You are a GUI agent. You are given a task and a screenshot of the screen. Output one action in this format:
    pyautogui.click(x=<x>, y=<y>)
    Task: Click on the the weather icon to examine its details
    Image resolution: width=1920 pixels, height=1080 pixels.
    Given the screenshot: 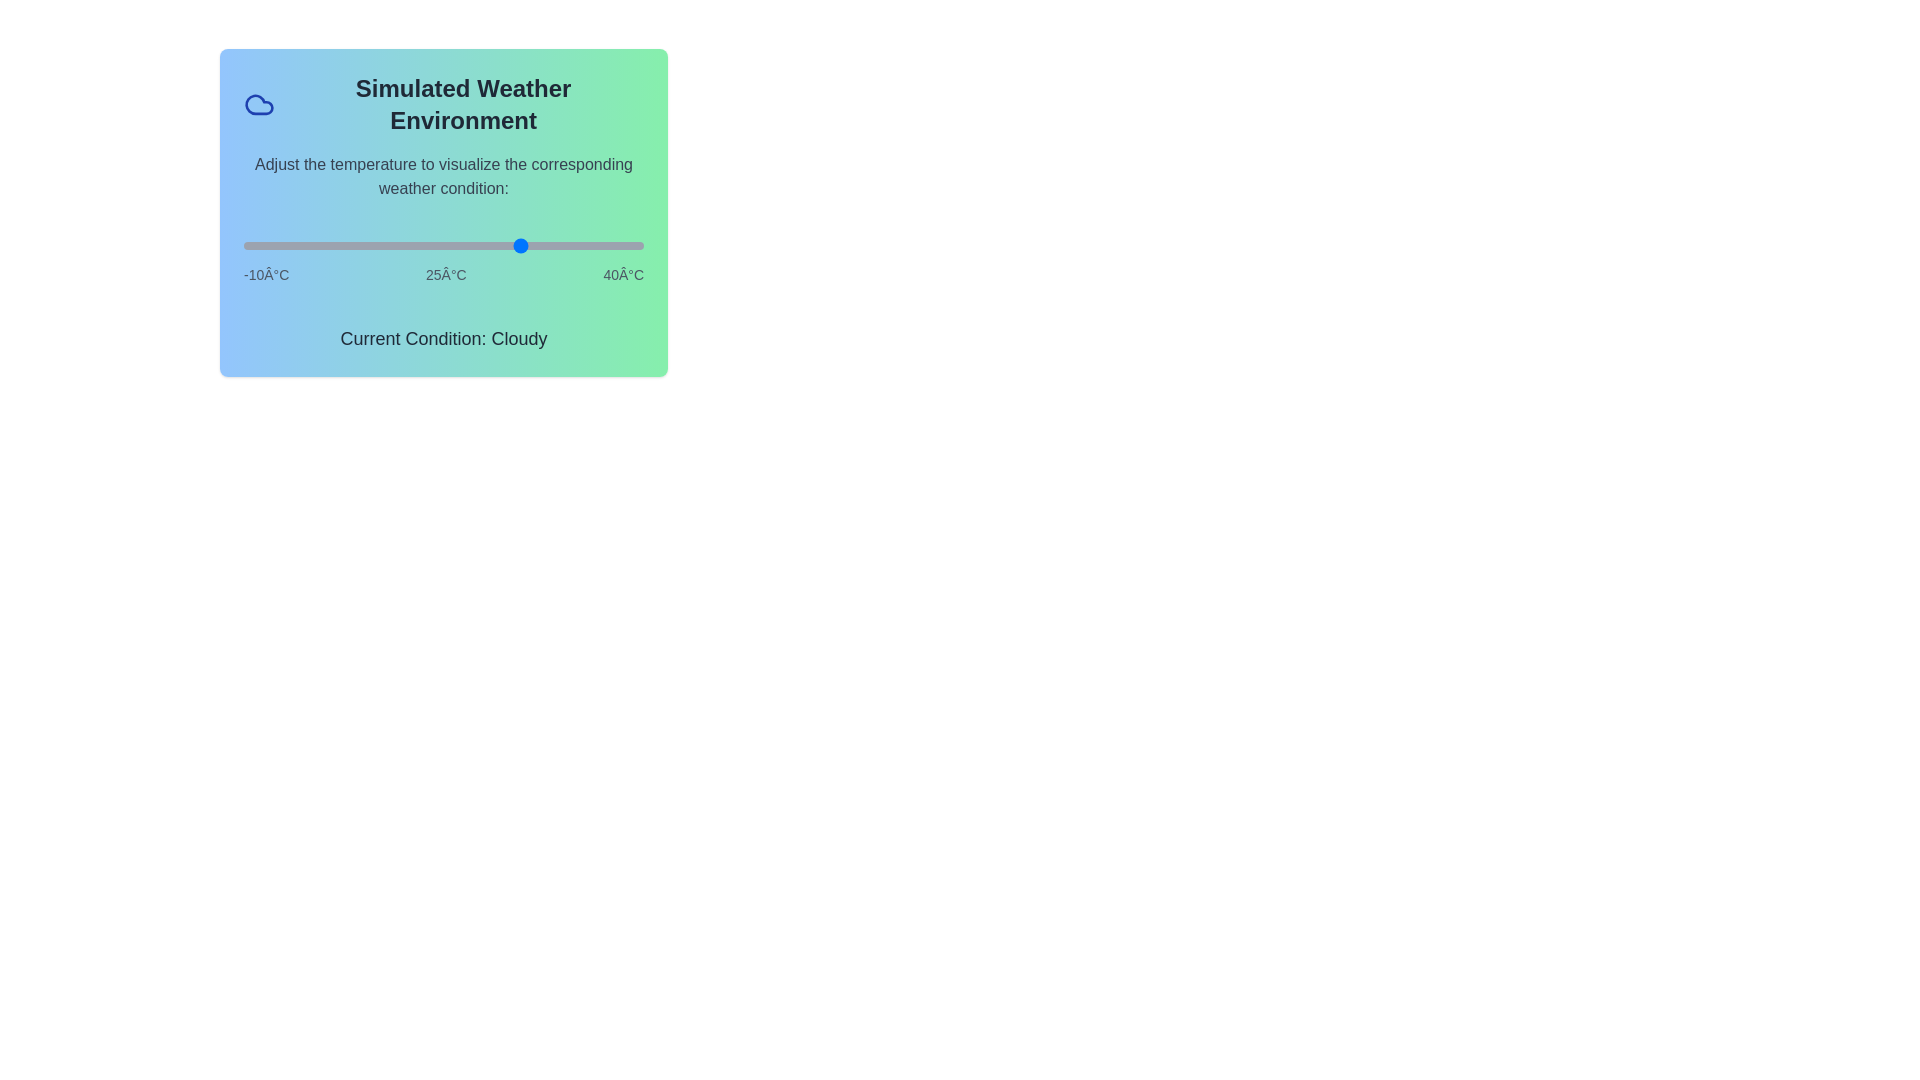 What is the action you would take?
    pyautogui.click(x=258, y=104)
    